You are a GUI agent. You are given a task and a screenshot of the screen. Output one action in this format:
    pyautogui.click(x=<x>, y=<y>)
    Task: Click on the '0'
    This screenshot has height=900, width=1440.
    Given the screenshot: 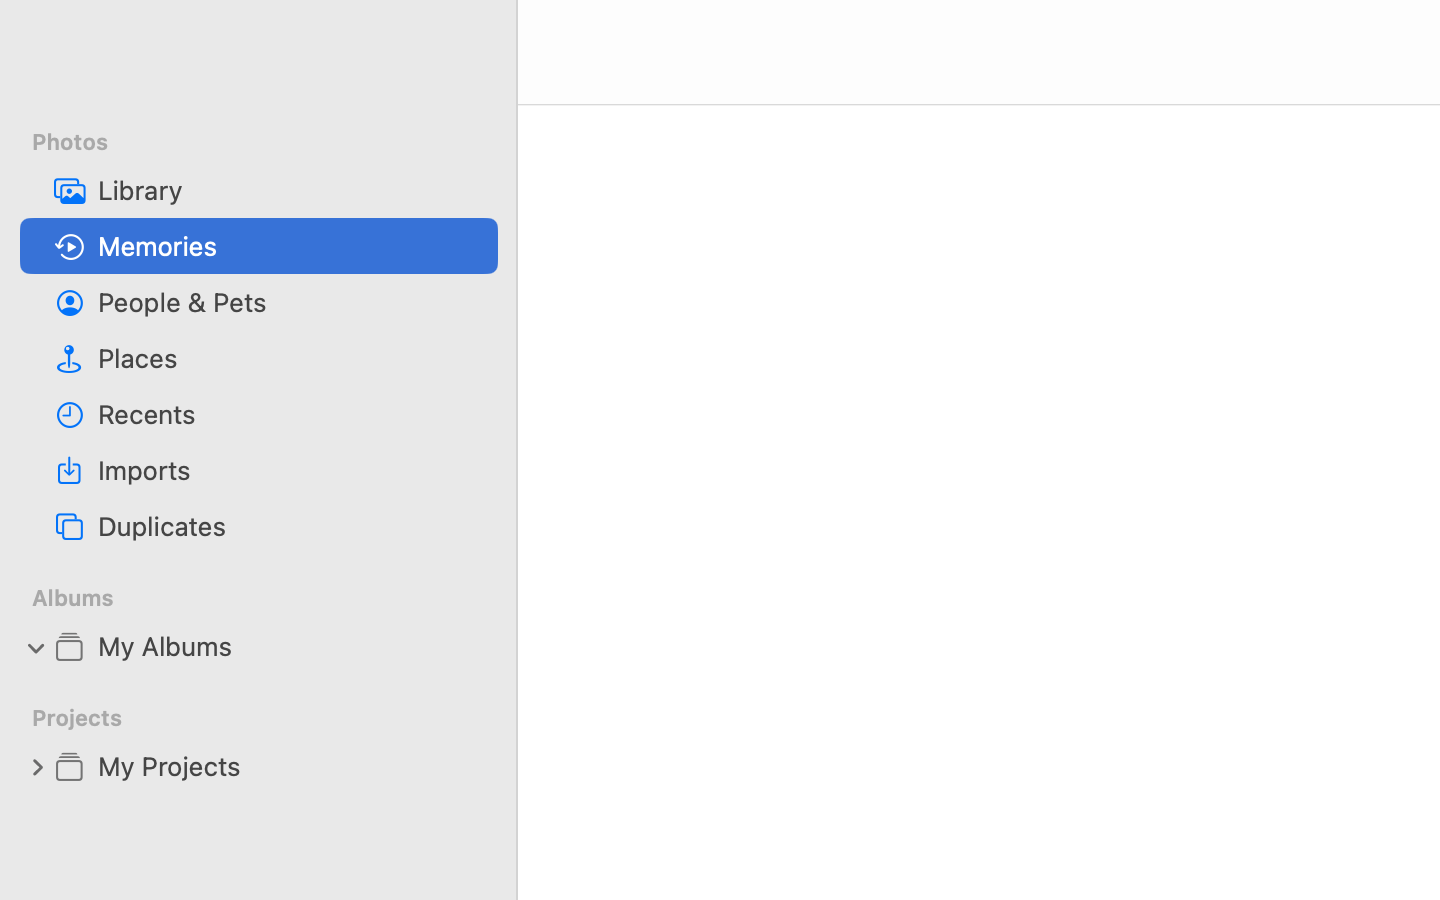 What is the action you would take?
    pyautogui.click(x=36, y=764)
    